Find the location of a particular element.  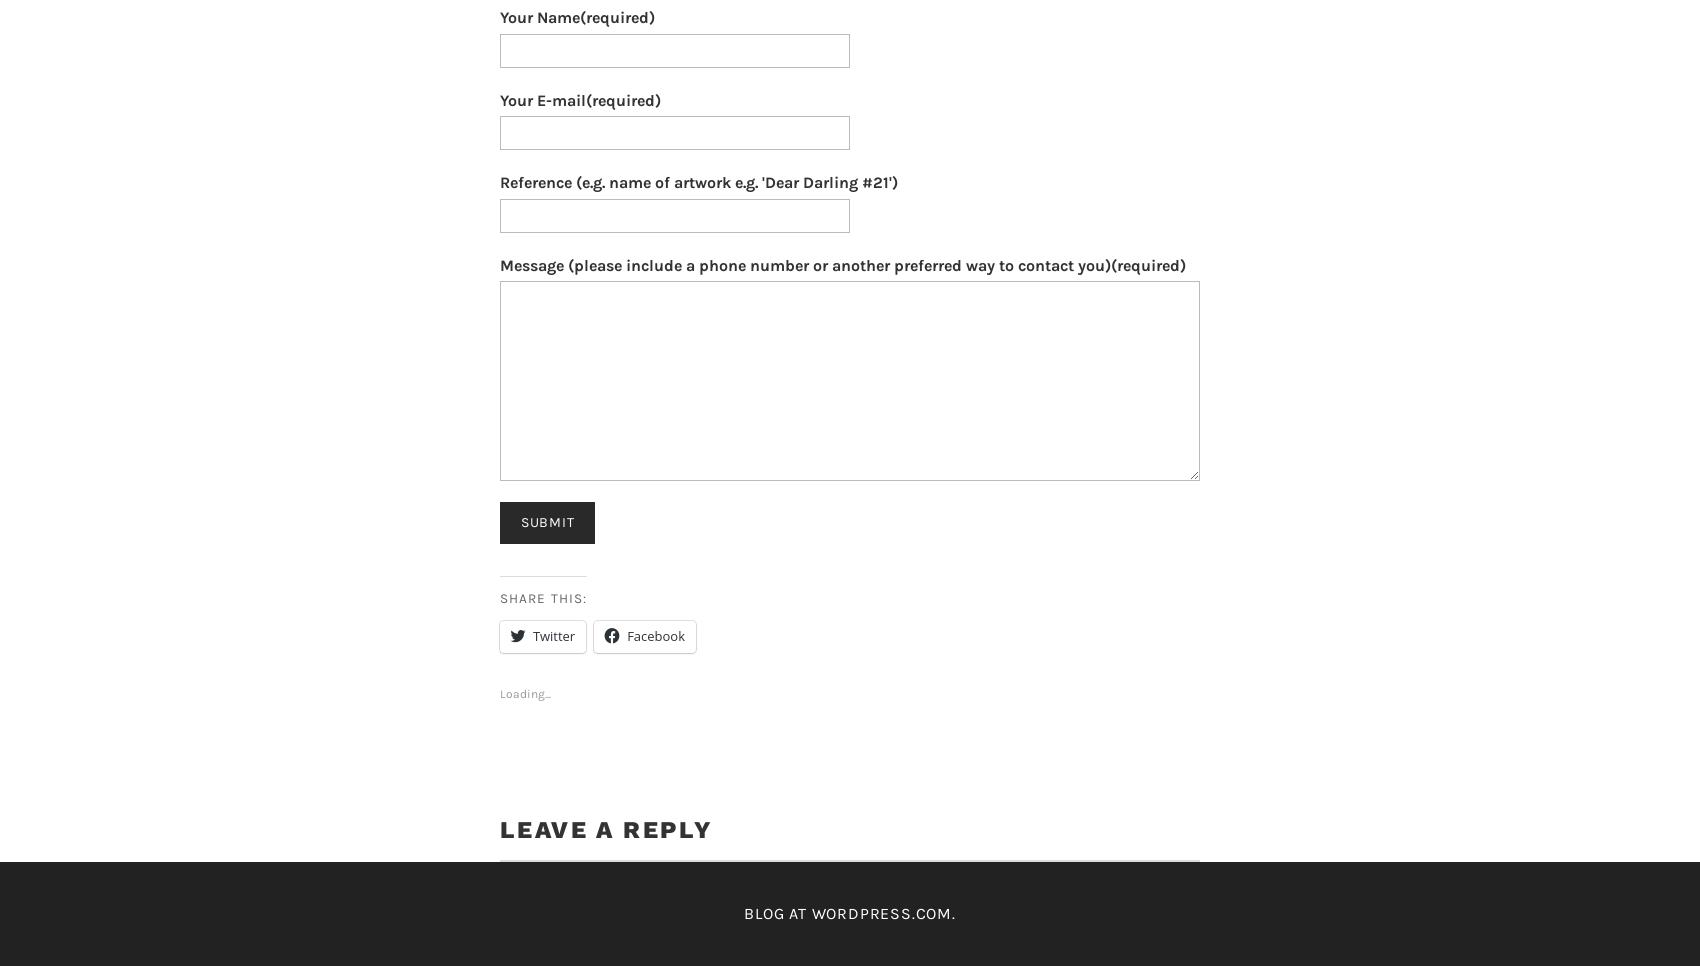

'Submit' is located at coordinates (546, 522).